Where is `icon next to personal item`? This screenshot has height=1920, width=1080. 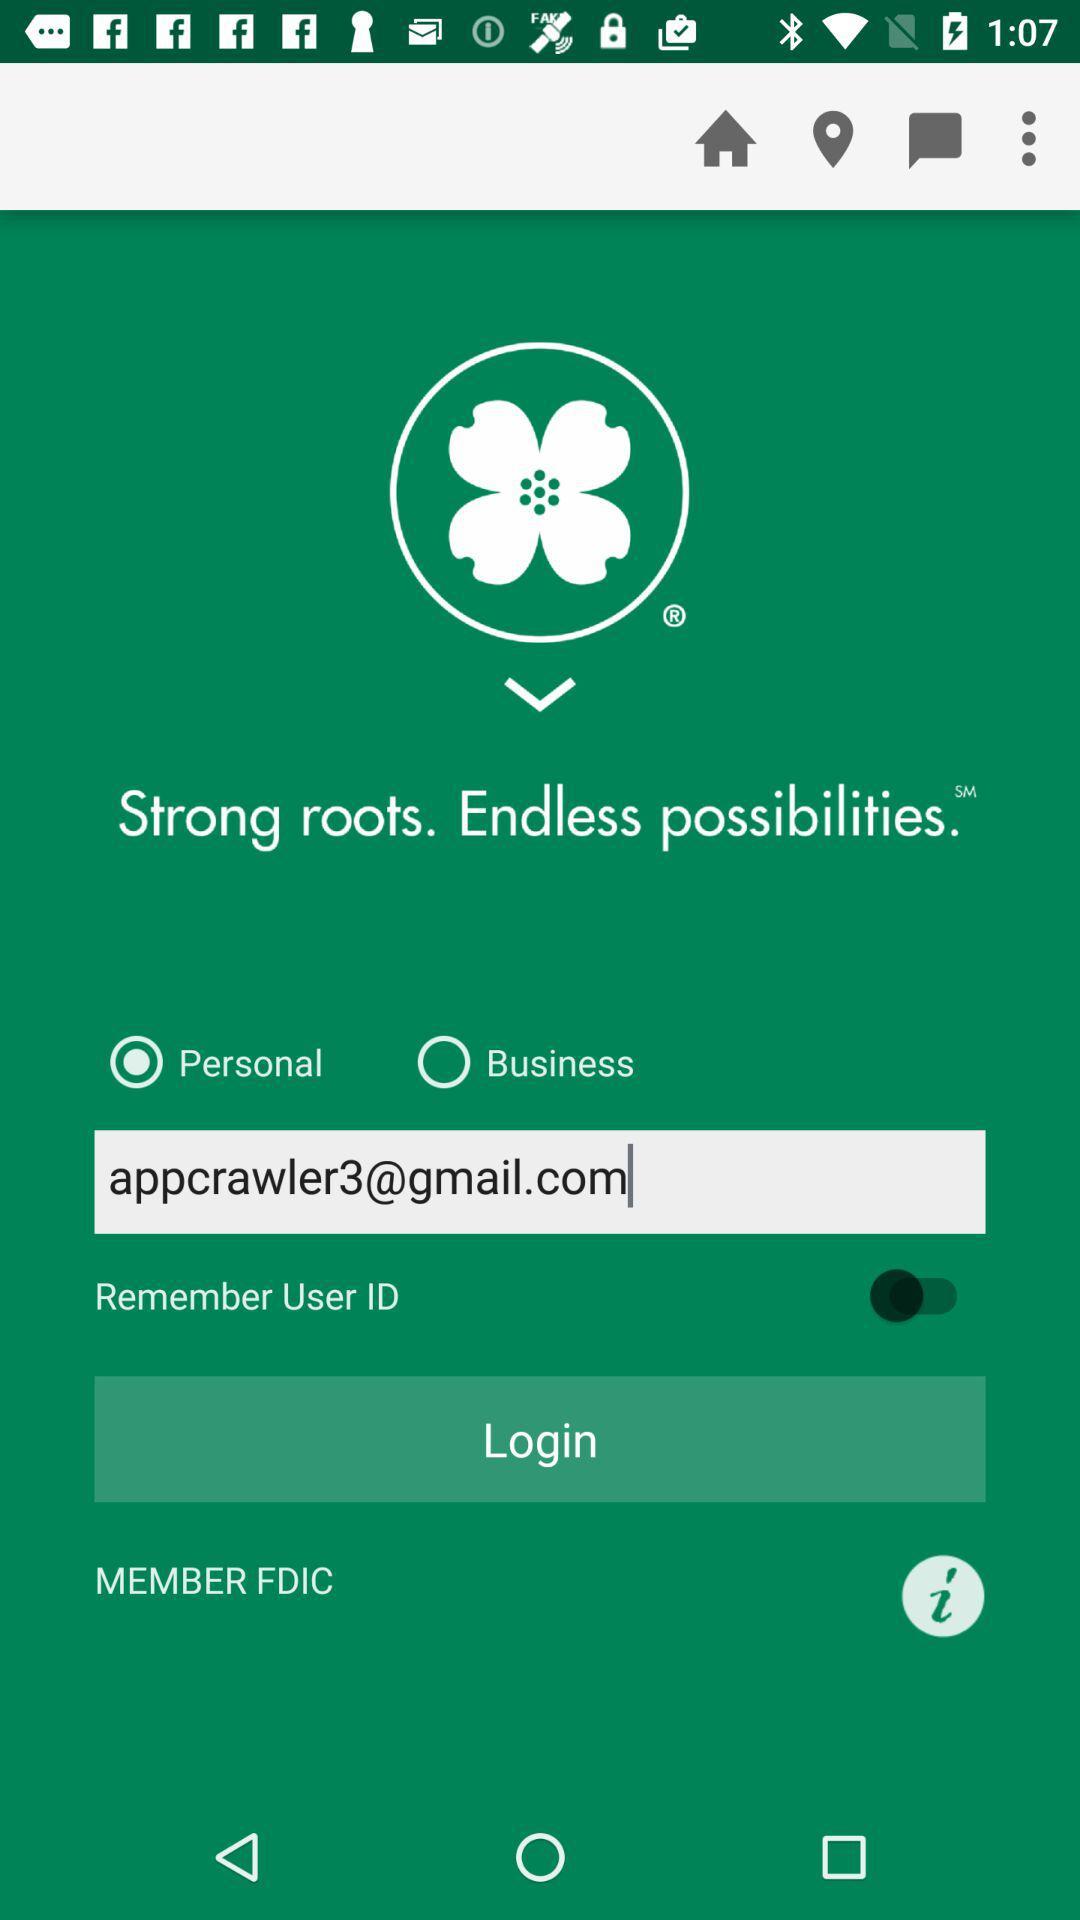
icon next to personal item is located at coordinates (517, 1060).